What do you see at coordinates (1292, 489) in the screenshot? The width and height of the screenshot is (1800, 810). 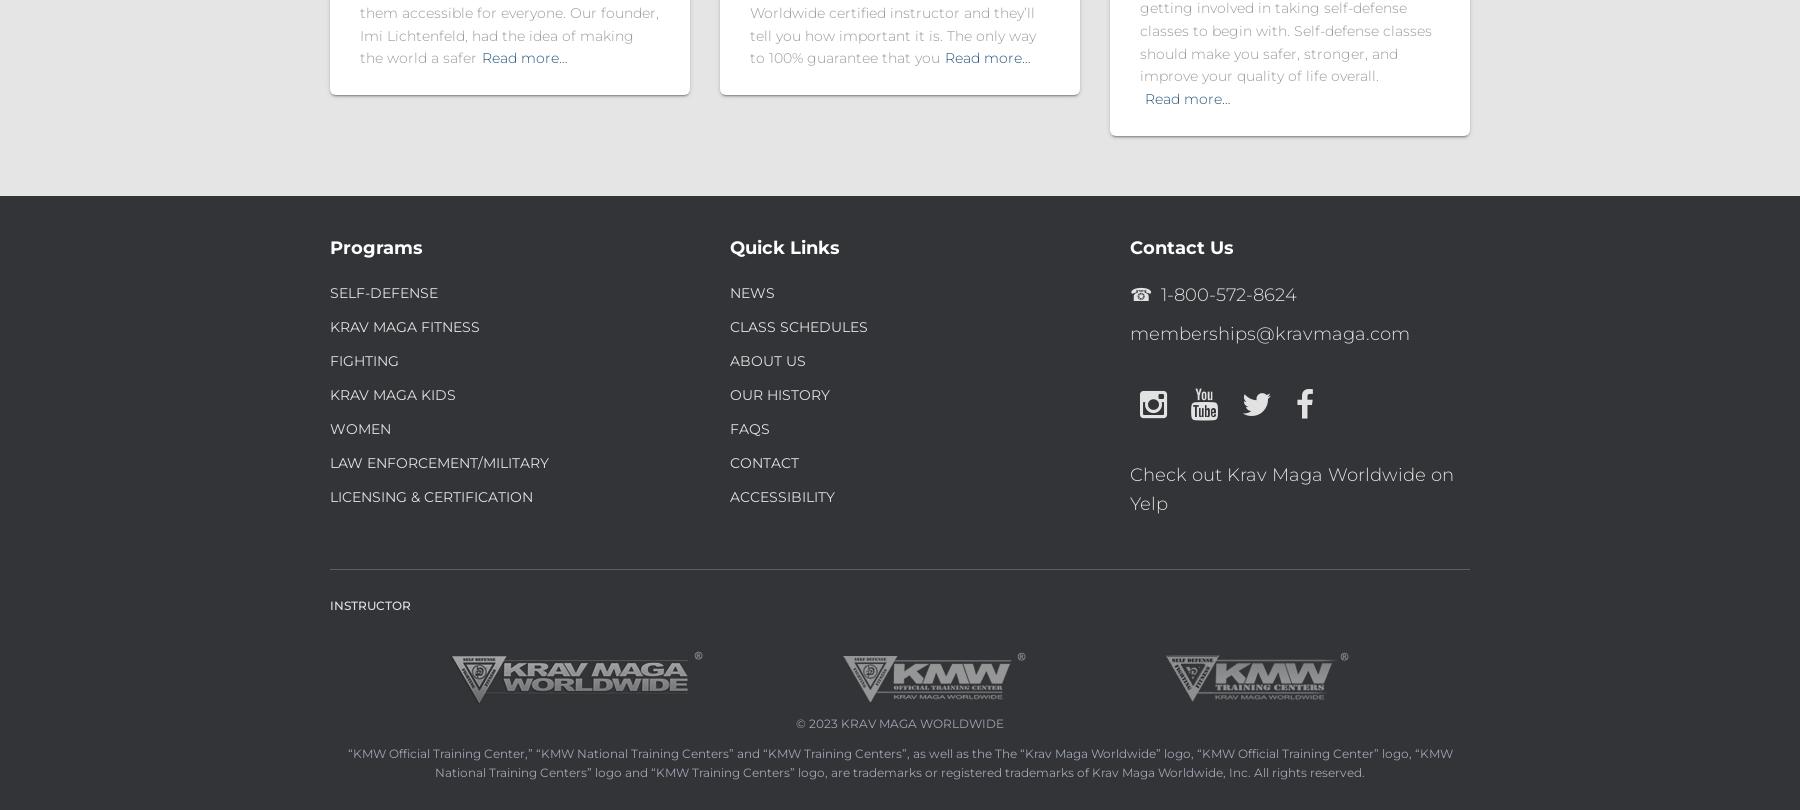 I see `'Check out Krav Maga Worldwide on Yelp'` at bounding box center [1292, 489].